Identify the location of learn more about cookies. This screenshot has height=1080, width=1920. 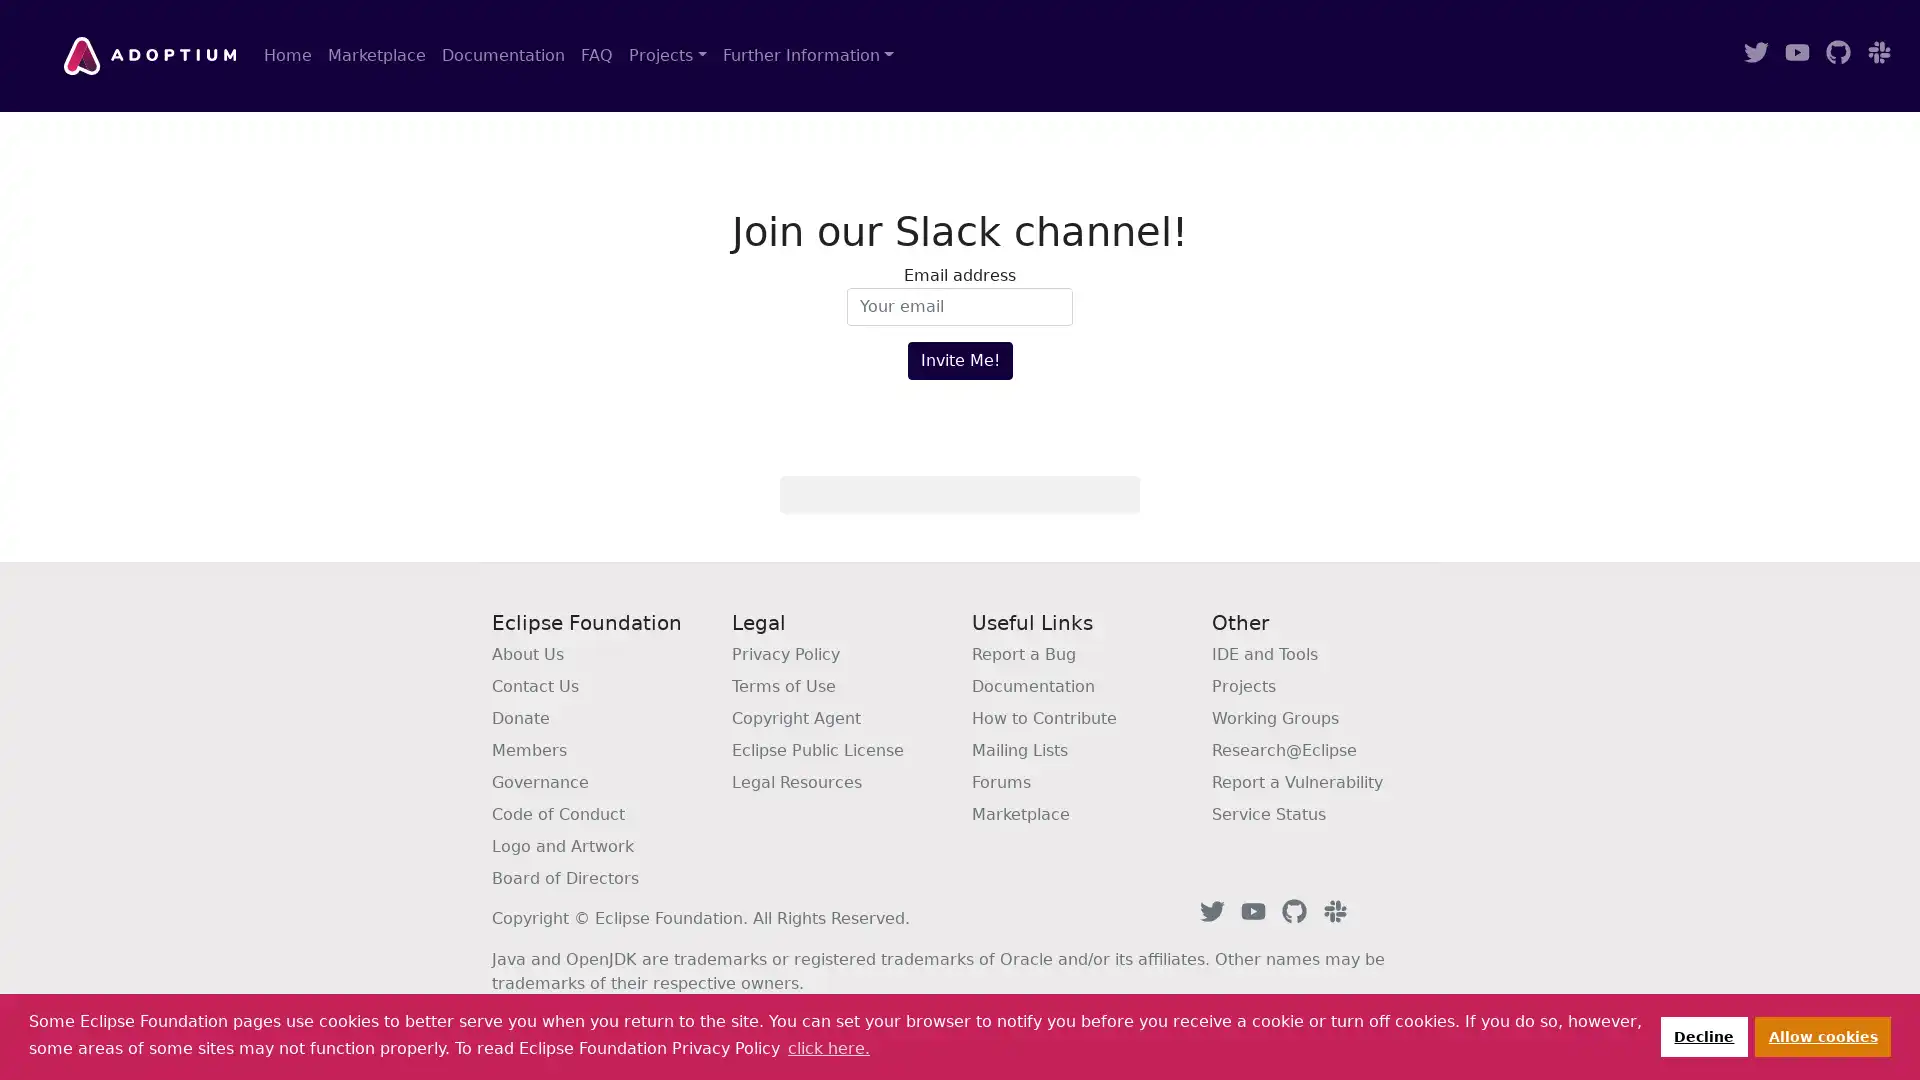
(828, 1047).